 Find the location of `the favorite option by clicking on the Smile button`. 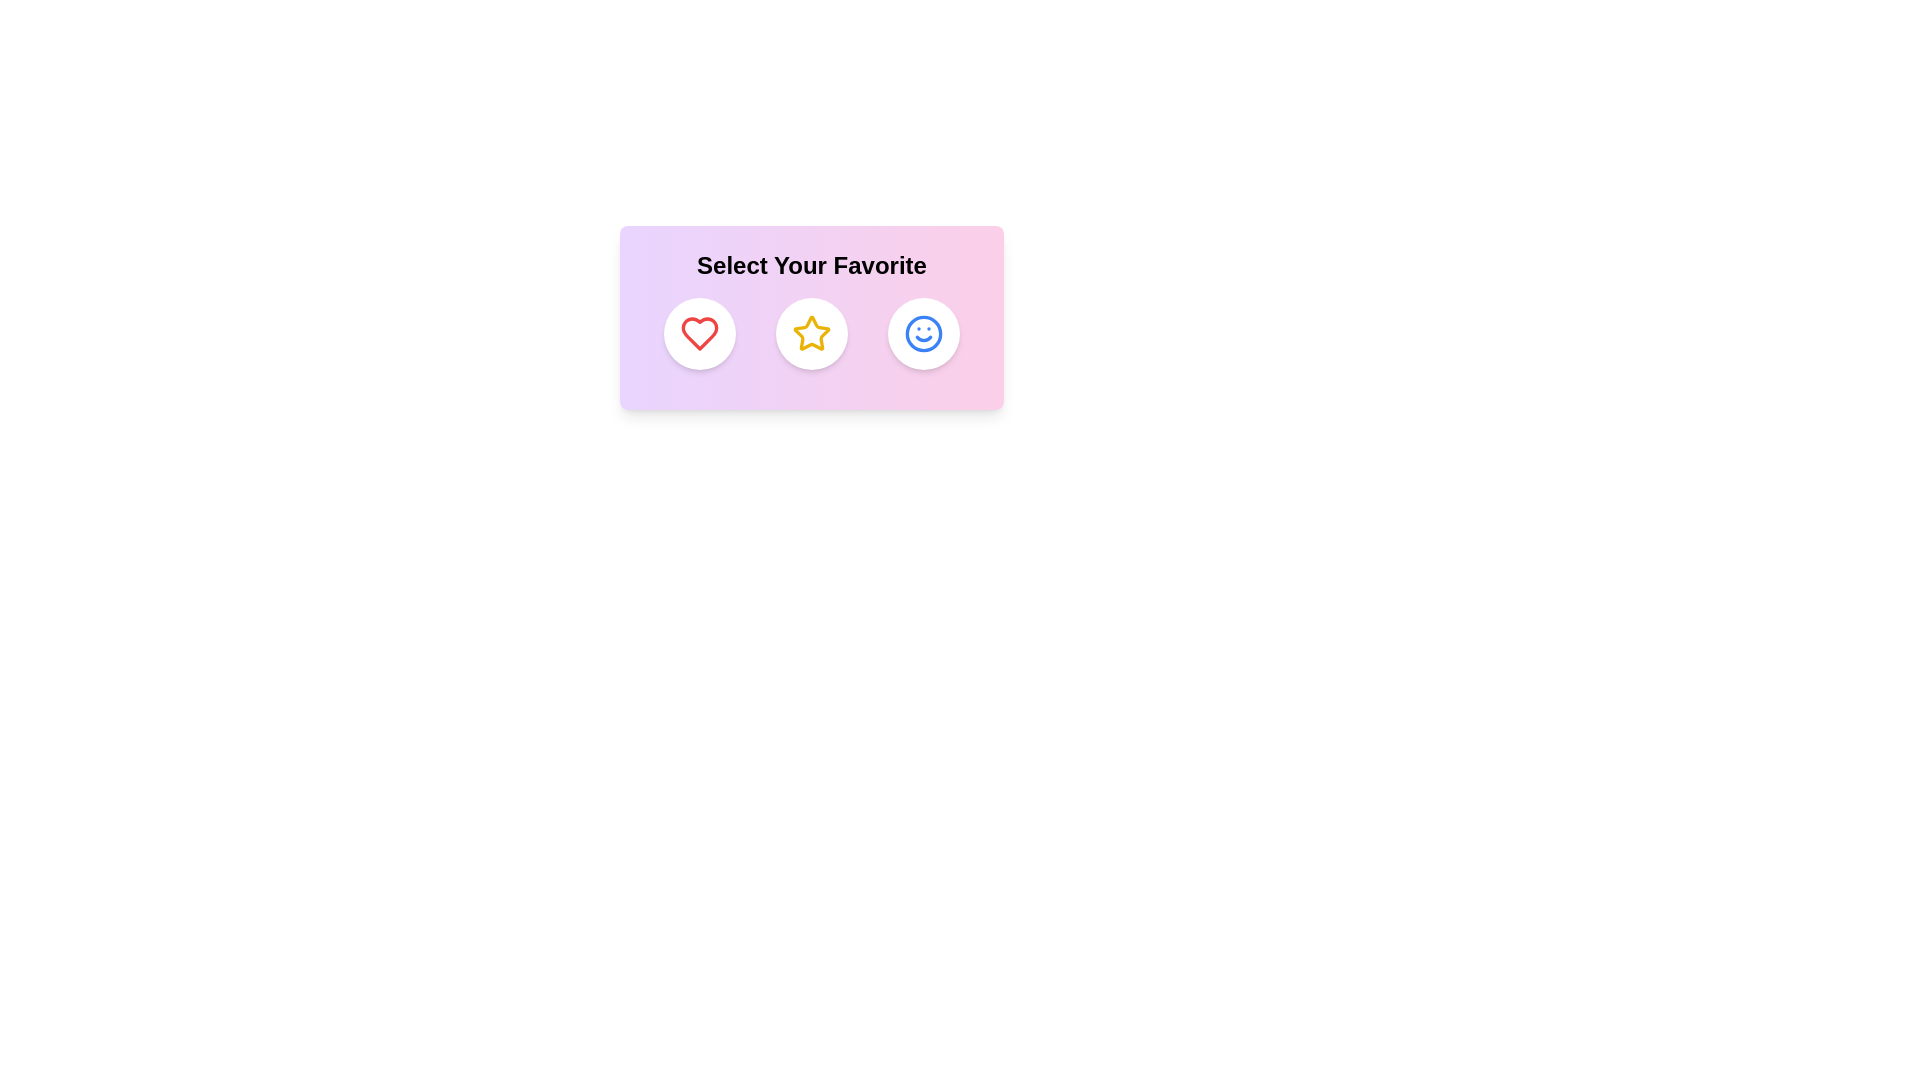

the favorite option by clicking on the Smile button is located at coordinates (923, 333).